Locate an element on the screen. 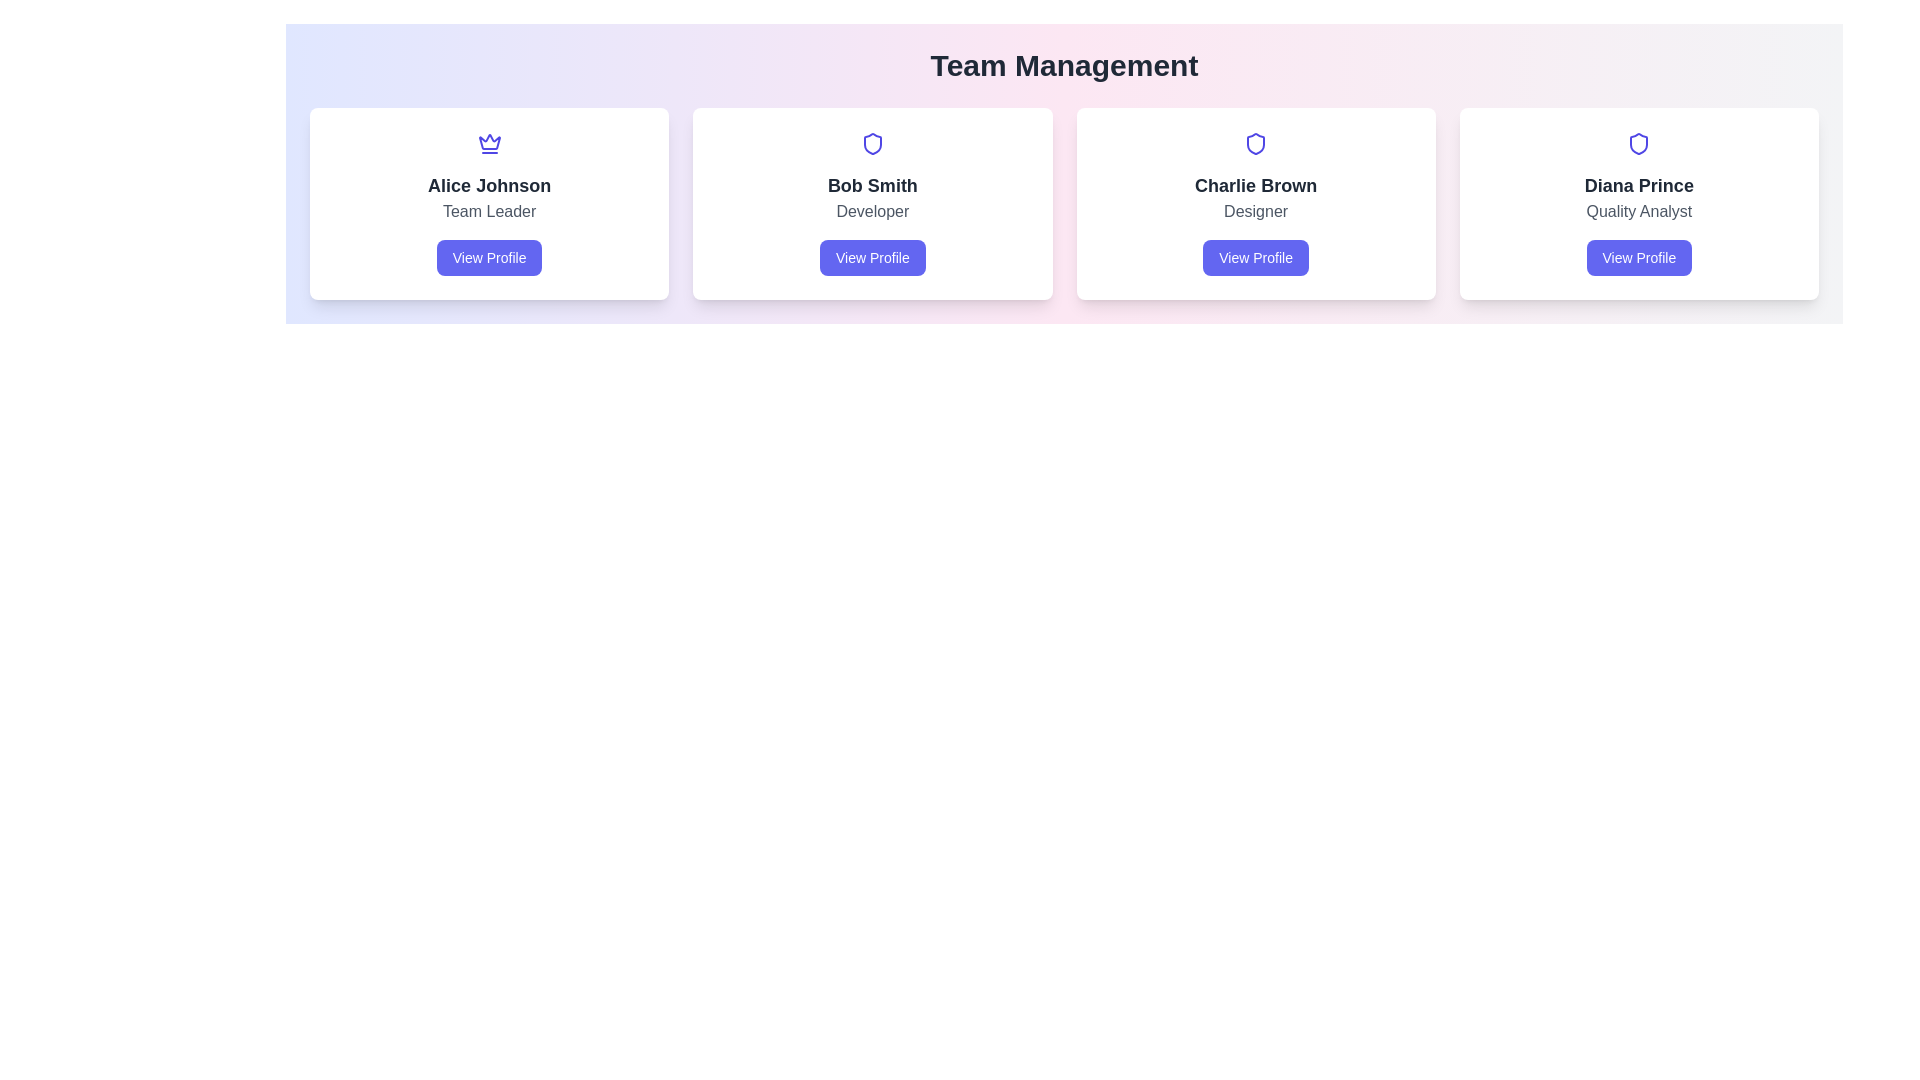 This screenshot has width=1920, height=1080. the button that links to the detailed profile of 'Charlie Brown', located at the bottom of the card associated with 'Charlie Brown' and 'Designer' is located at coordinates (1255, 257).